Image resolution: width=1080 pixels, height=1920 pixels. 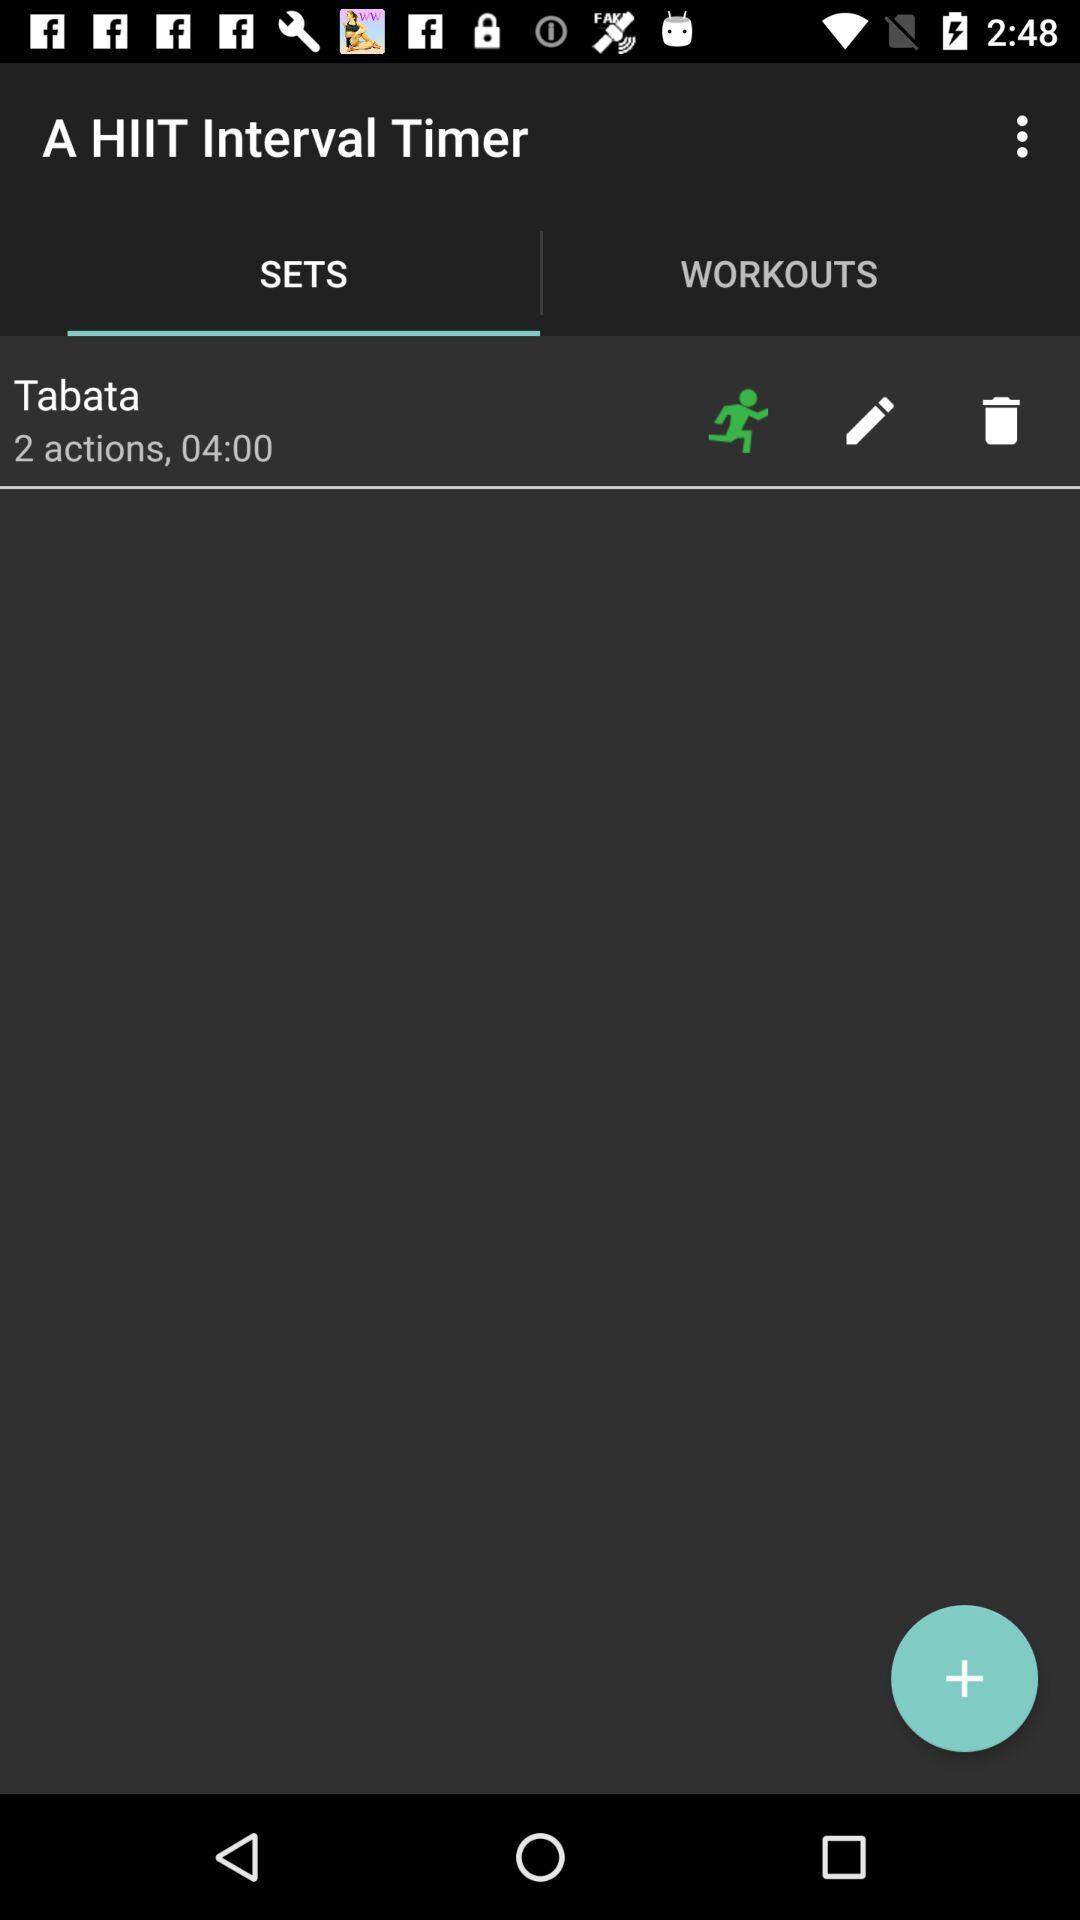 What do you see at coordinates (1000, 419) in the screenshot?
I see `delete` at bounding box center [1000, 419].